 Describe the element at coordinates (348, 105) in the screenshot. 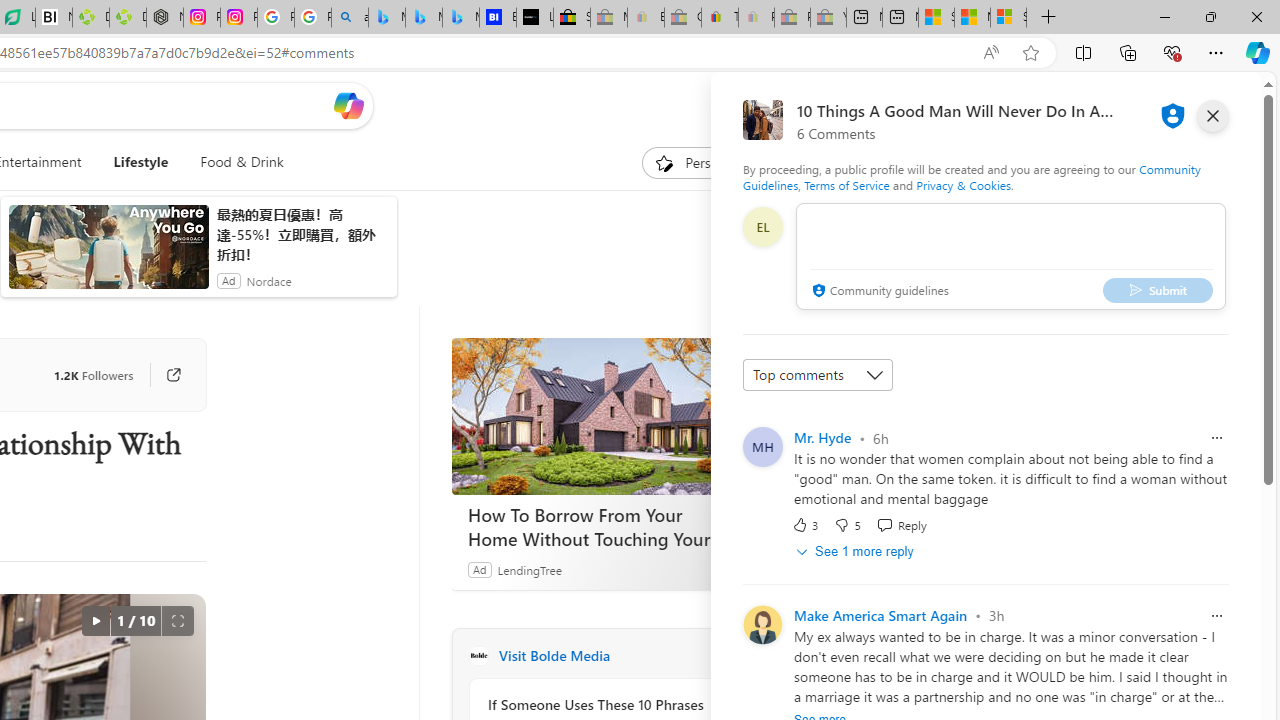

I see `'Open Copilot'` at that location.